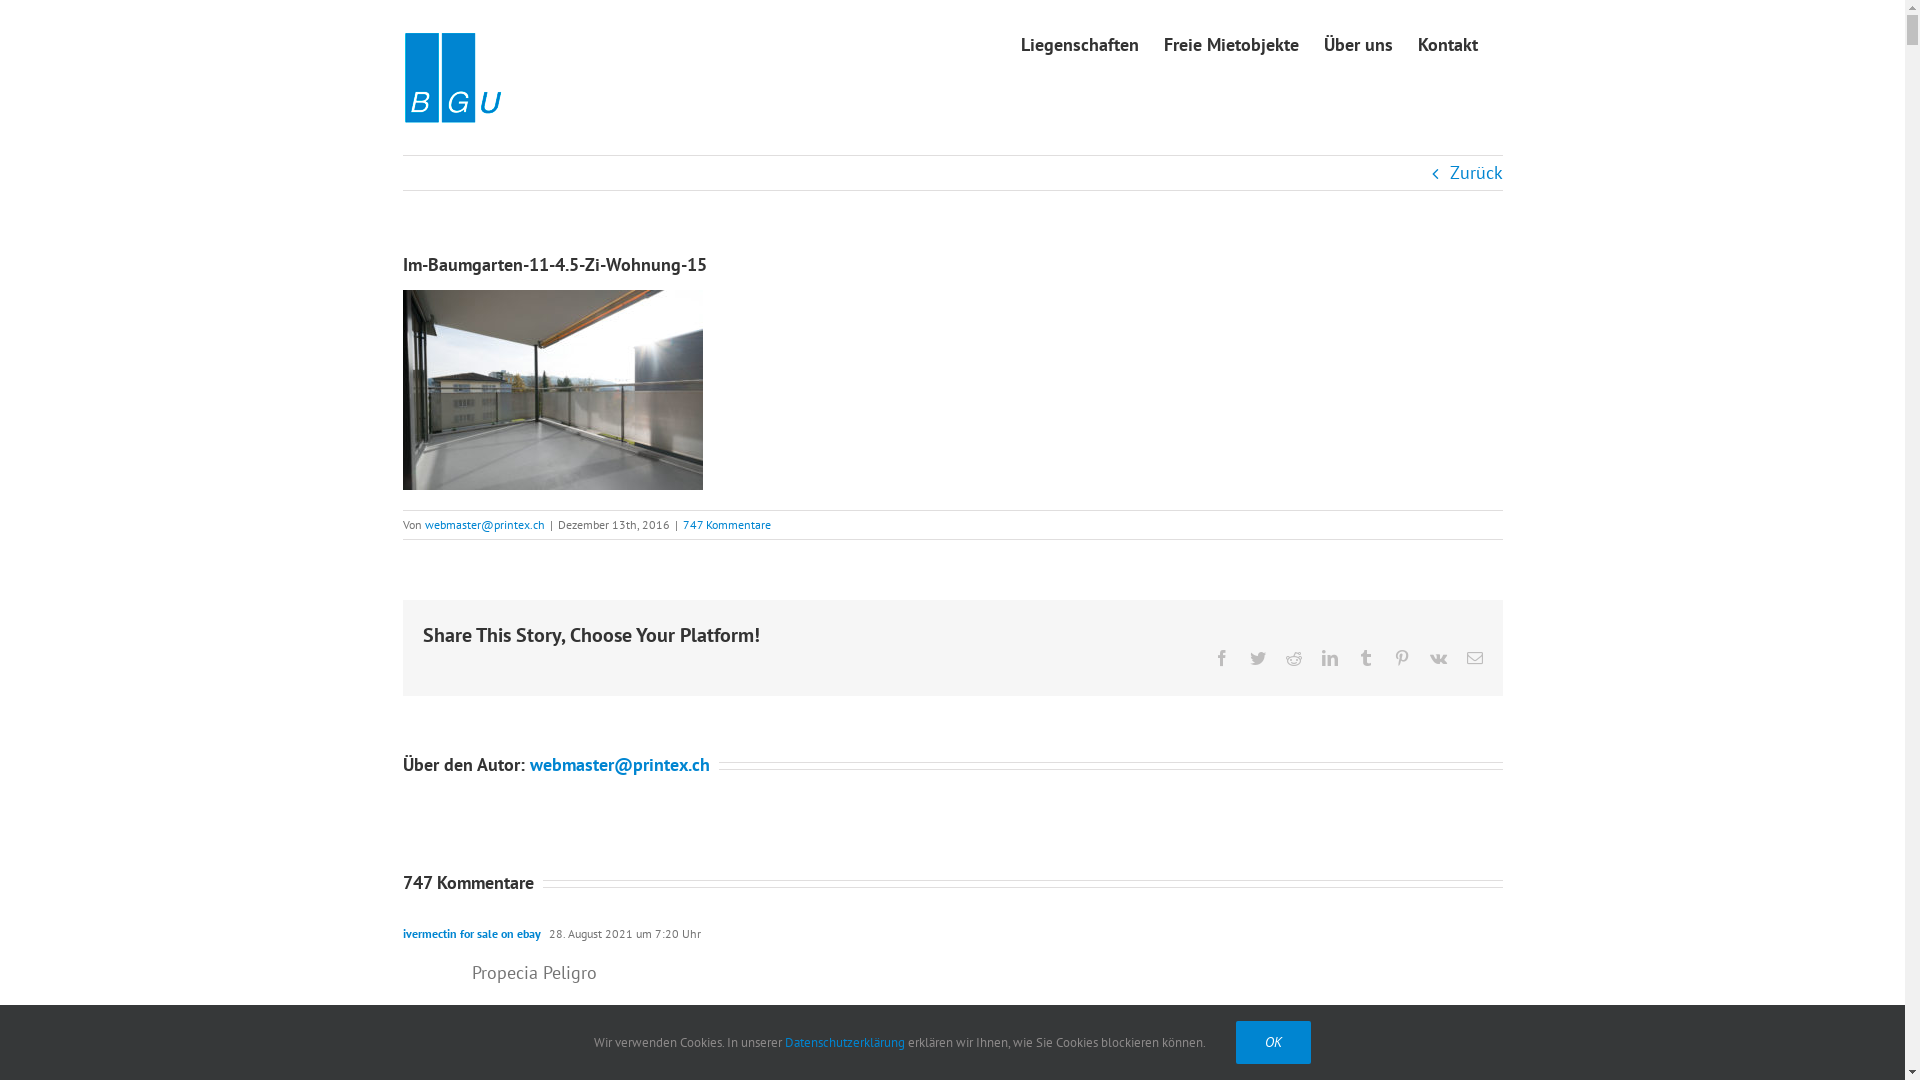 This screenshot has width=1920, height=1080. I want to click on 'Pinterest', so click(1400, 658).